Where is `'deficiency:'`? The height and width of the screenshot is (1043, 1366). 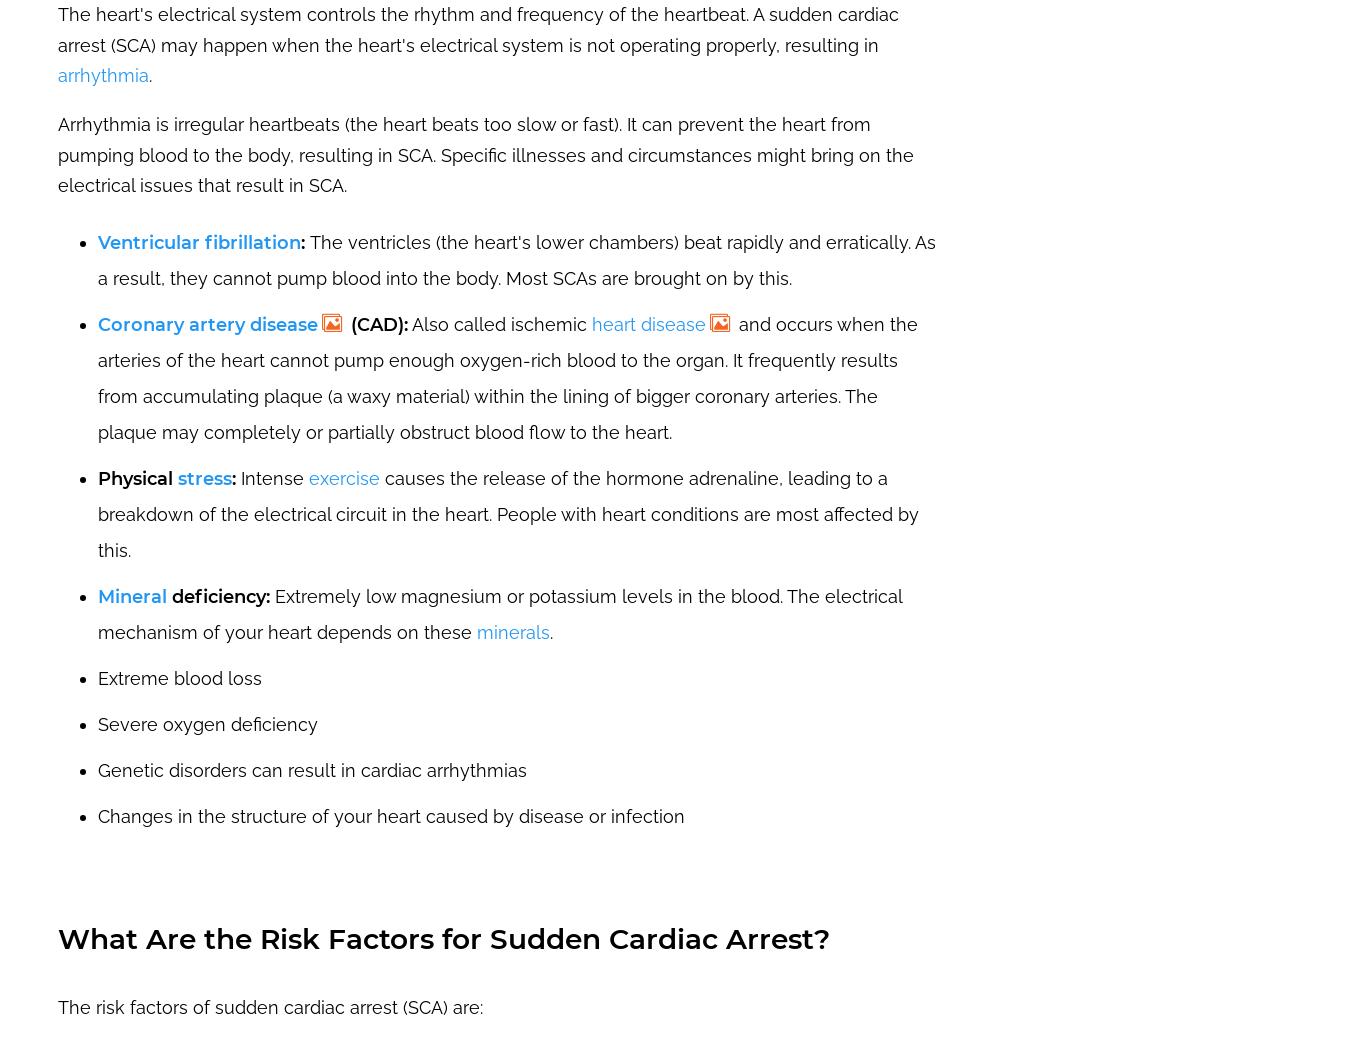 'deficiency:' is located at coordinates (217, 595).